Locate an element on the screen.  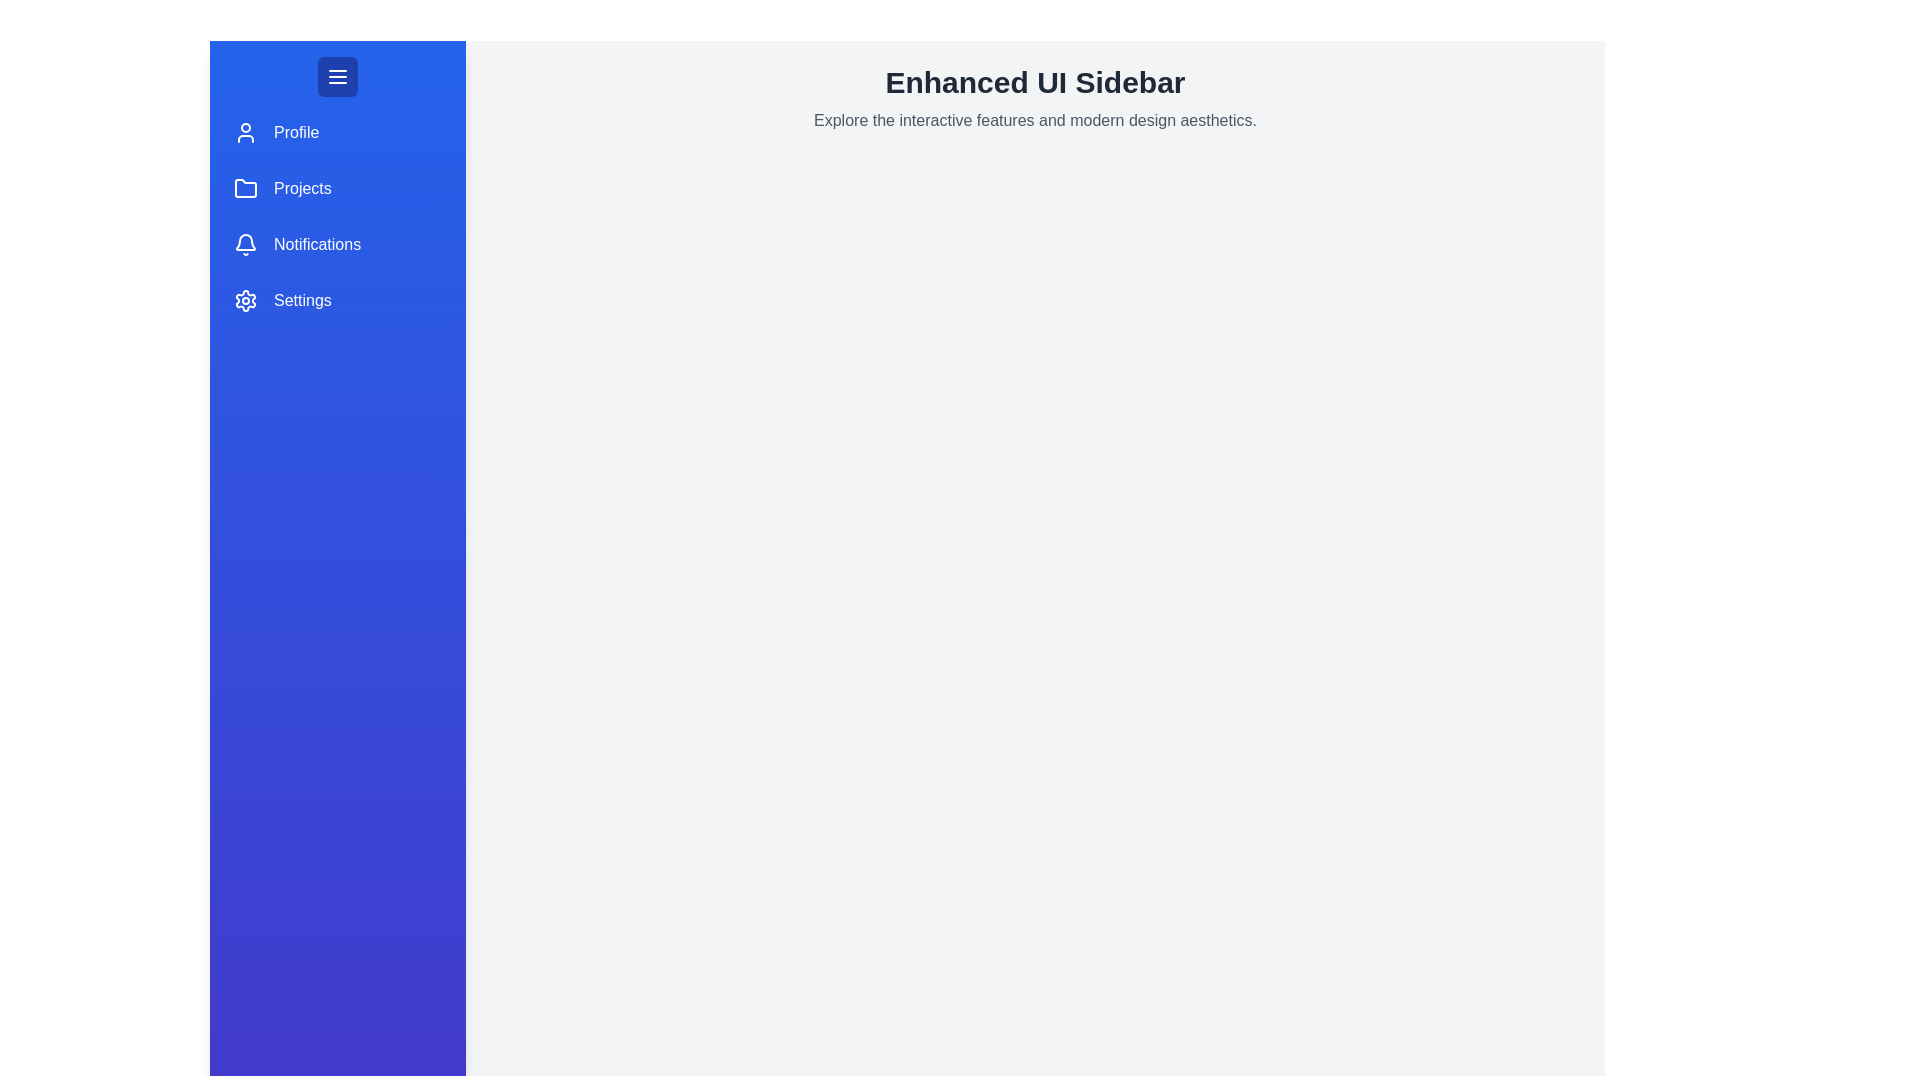
the menu item labeled Settings to highlight it is located at coordinates (337, 300).